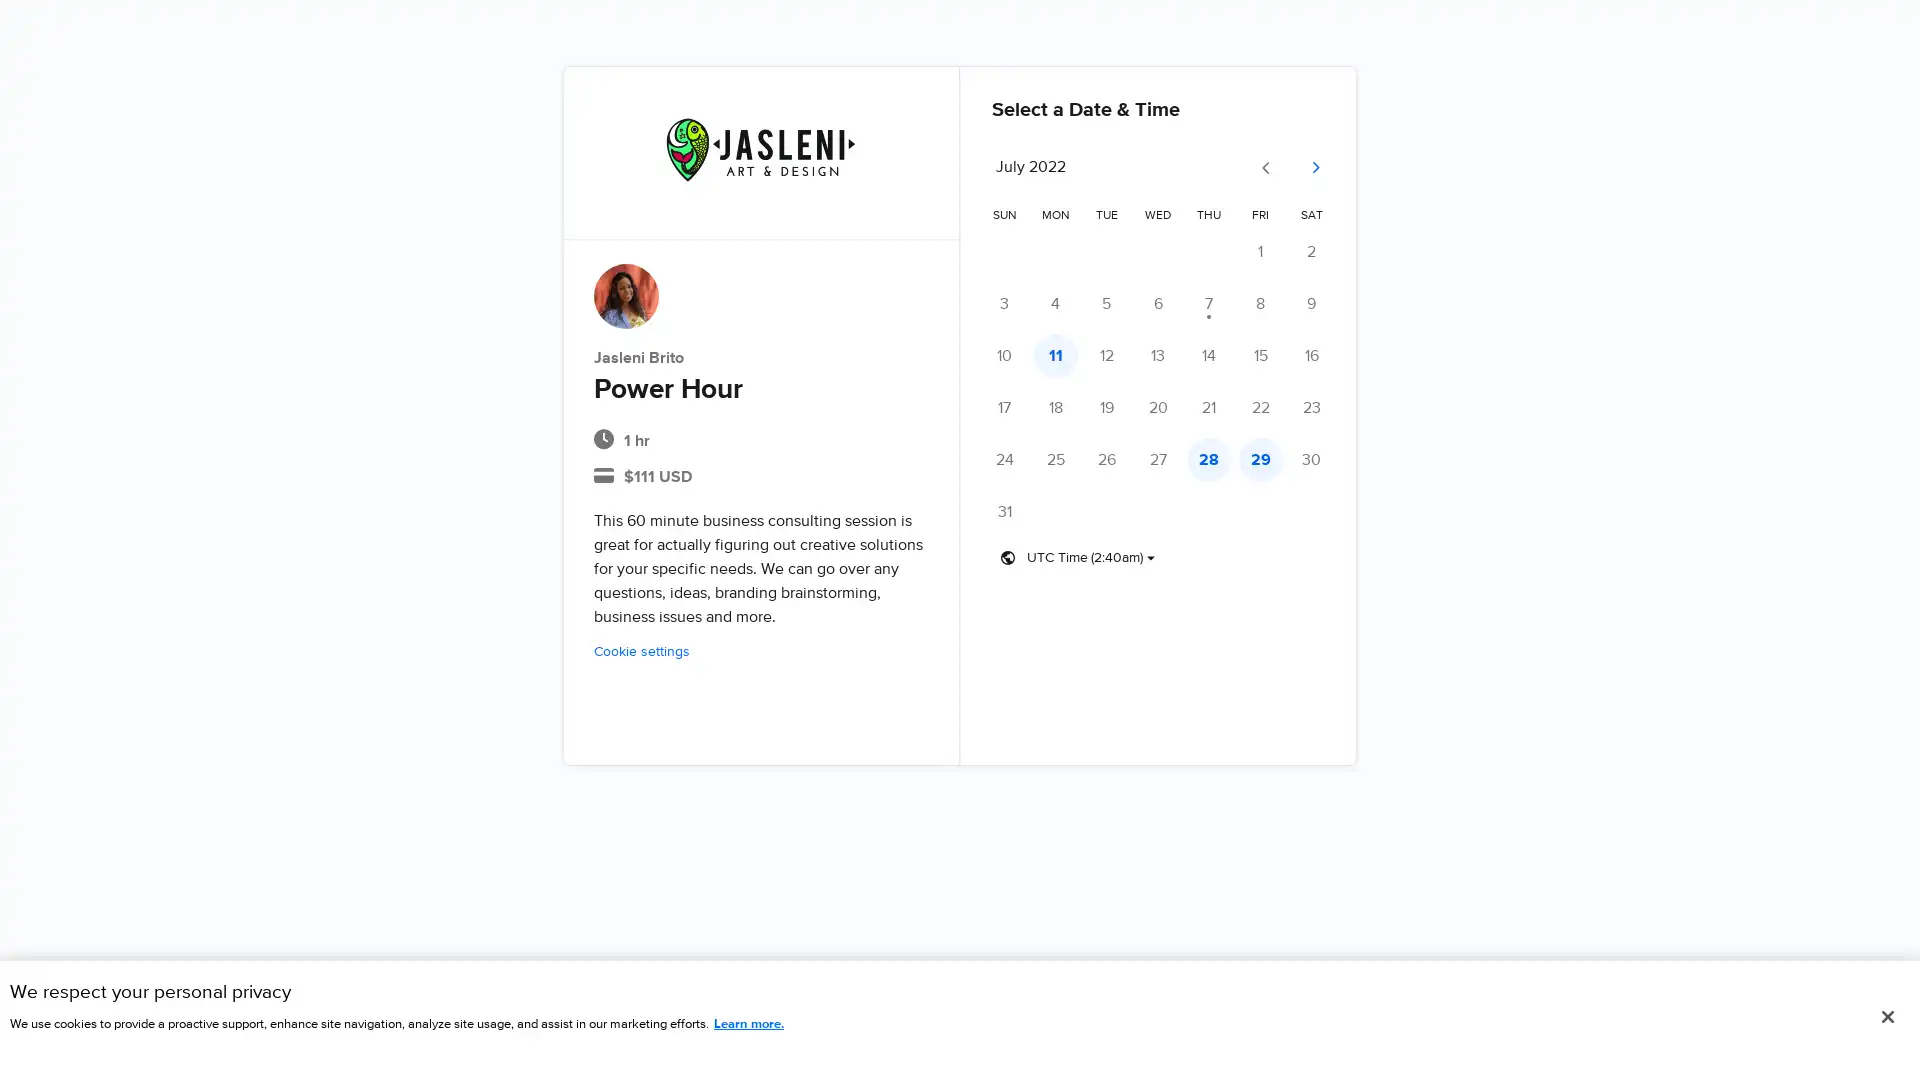 The height and width of the screenshot is (1080, 1920). Describe the element at coordinates (1106, 354) in the screenshot. I see `Tuesday, July 12 - No times available` at that location.